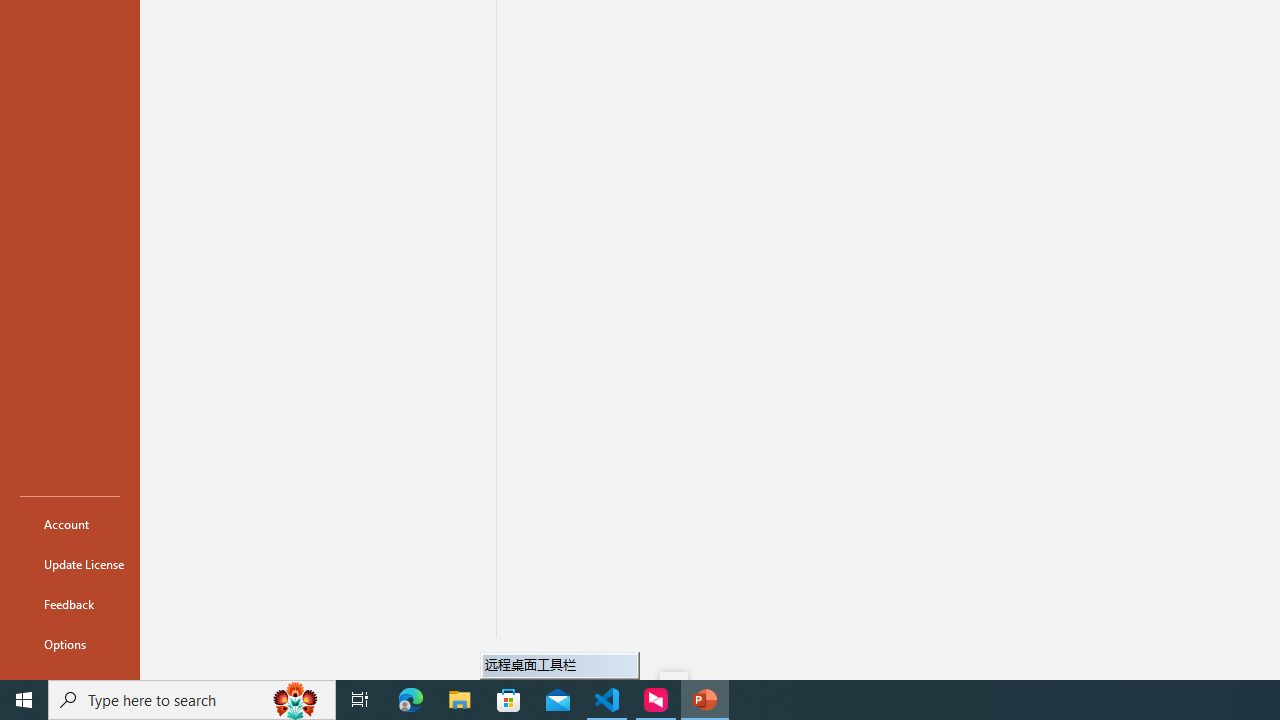 The width and height of the screenshot is (1280, 720). I want to click on 'Update License', so click(69, 564).